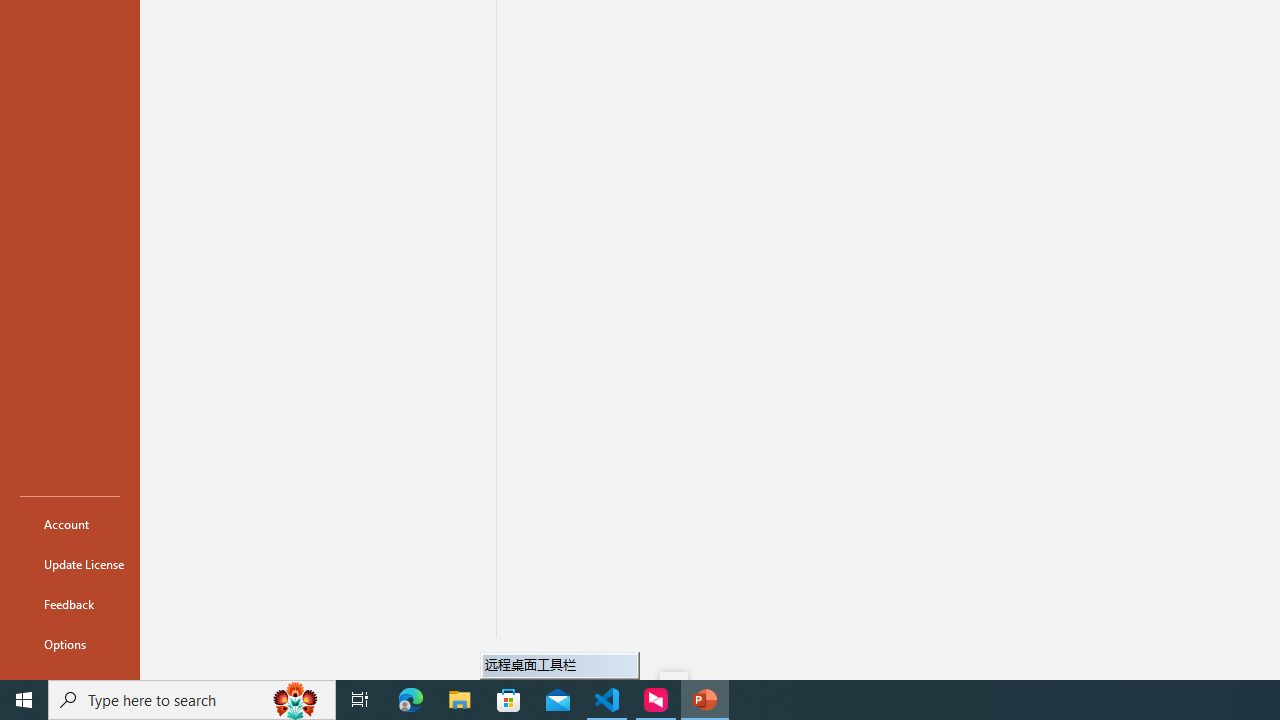 The width and height of the screenshot is (1280, 720). I want to click on 'Update License', so click(69, 564).